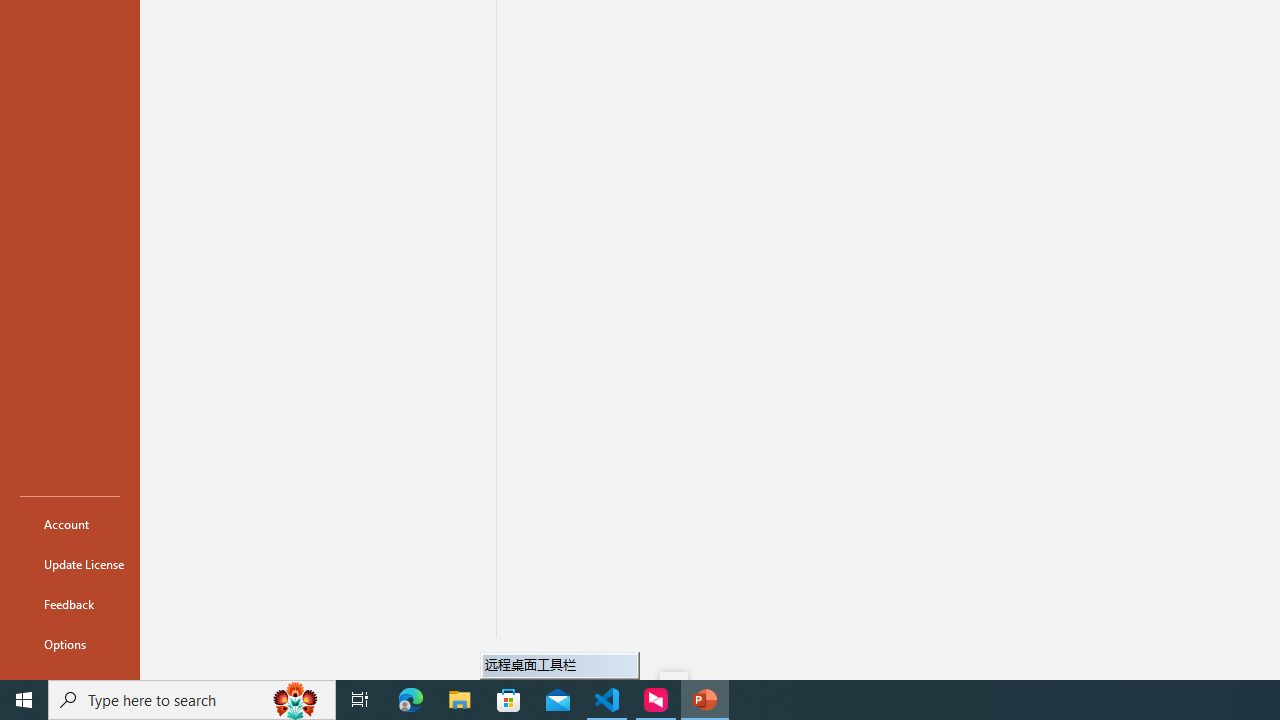 The width and height of the screenshot is (1280, 720). I want to click on 'Update License', so click(69, 564).